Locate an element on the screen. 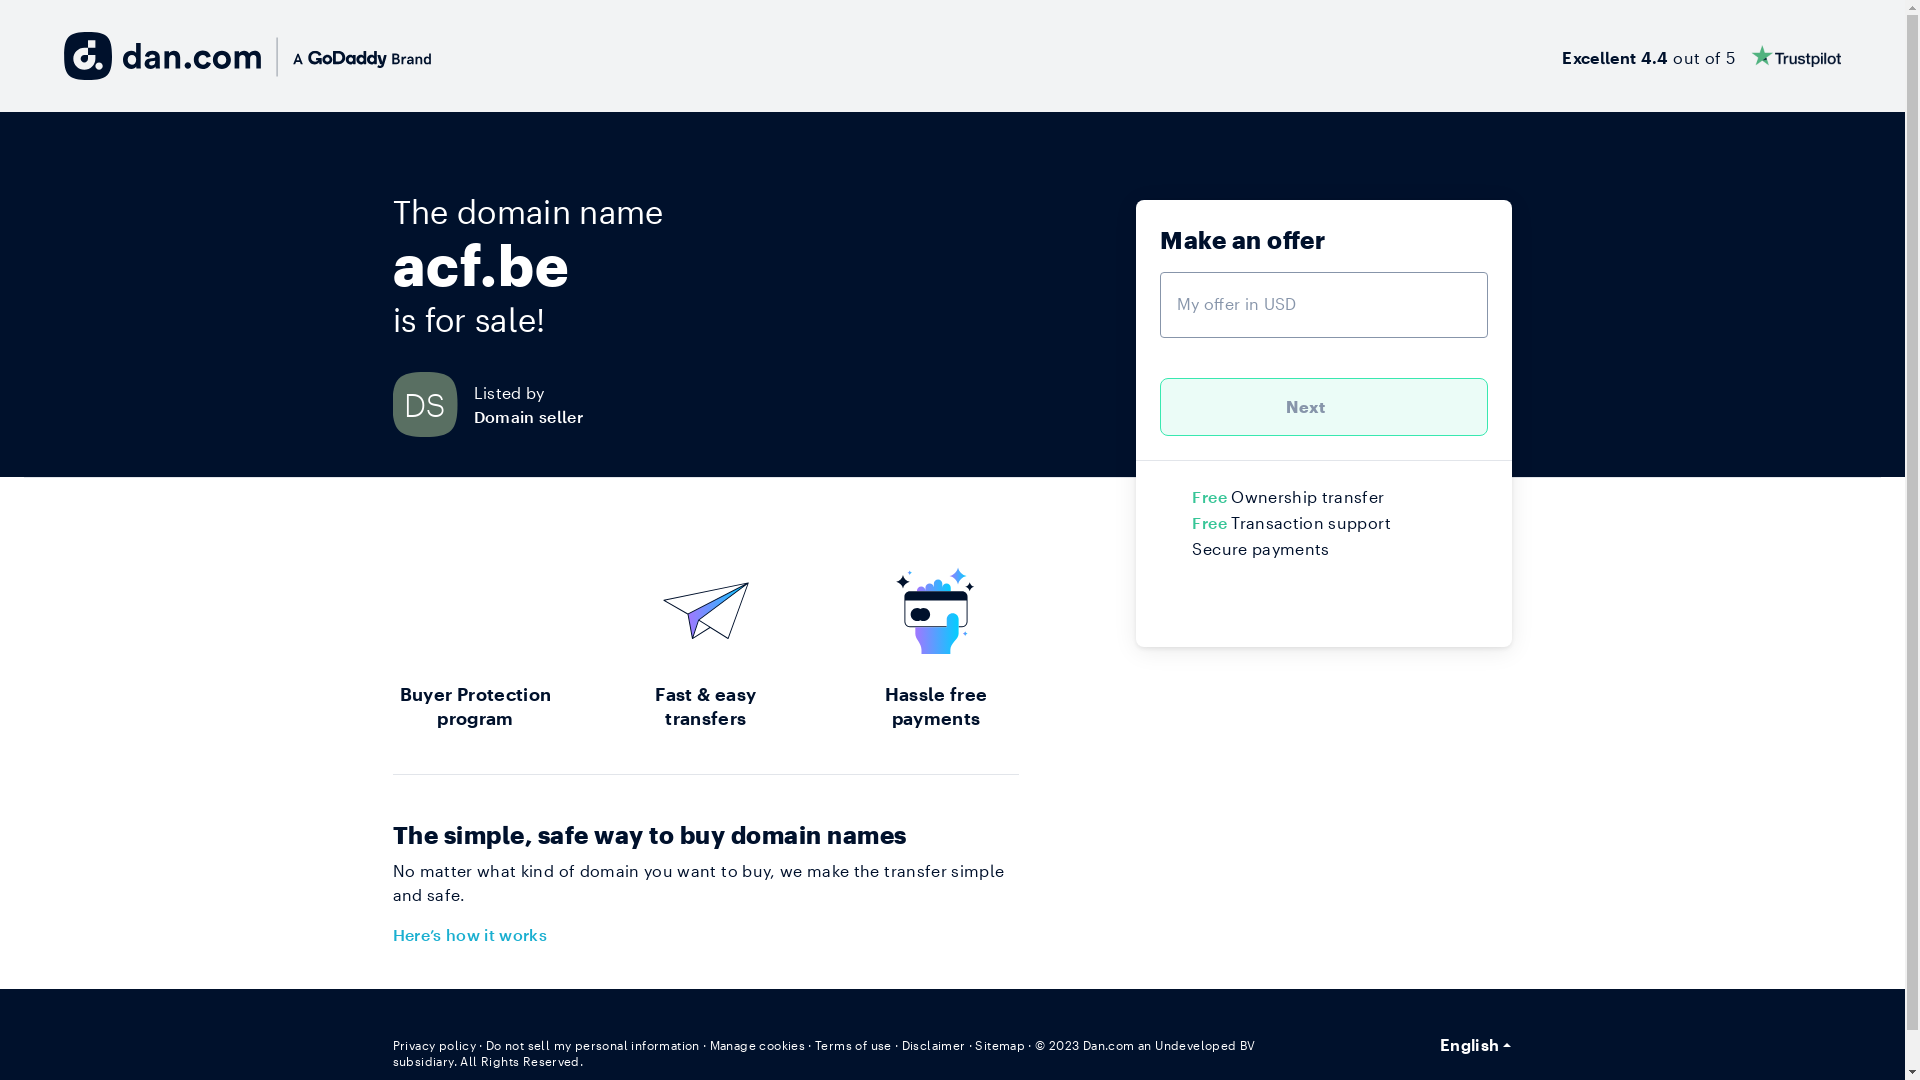  'Disclaimer' is located at coordinates (933, 1044).